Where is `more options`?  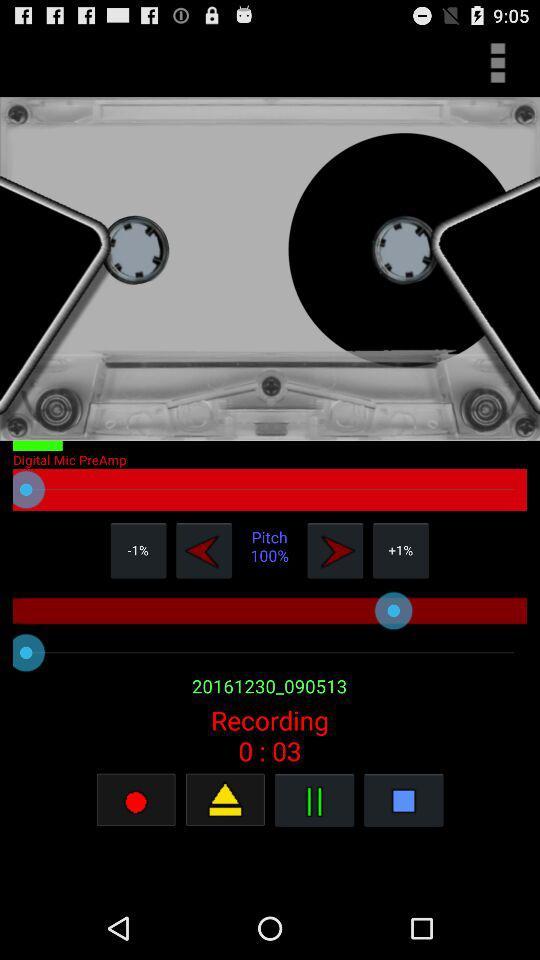 more options is located at coordinates (496, 62).